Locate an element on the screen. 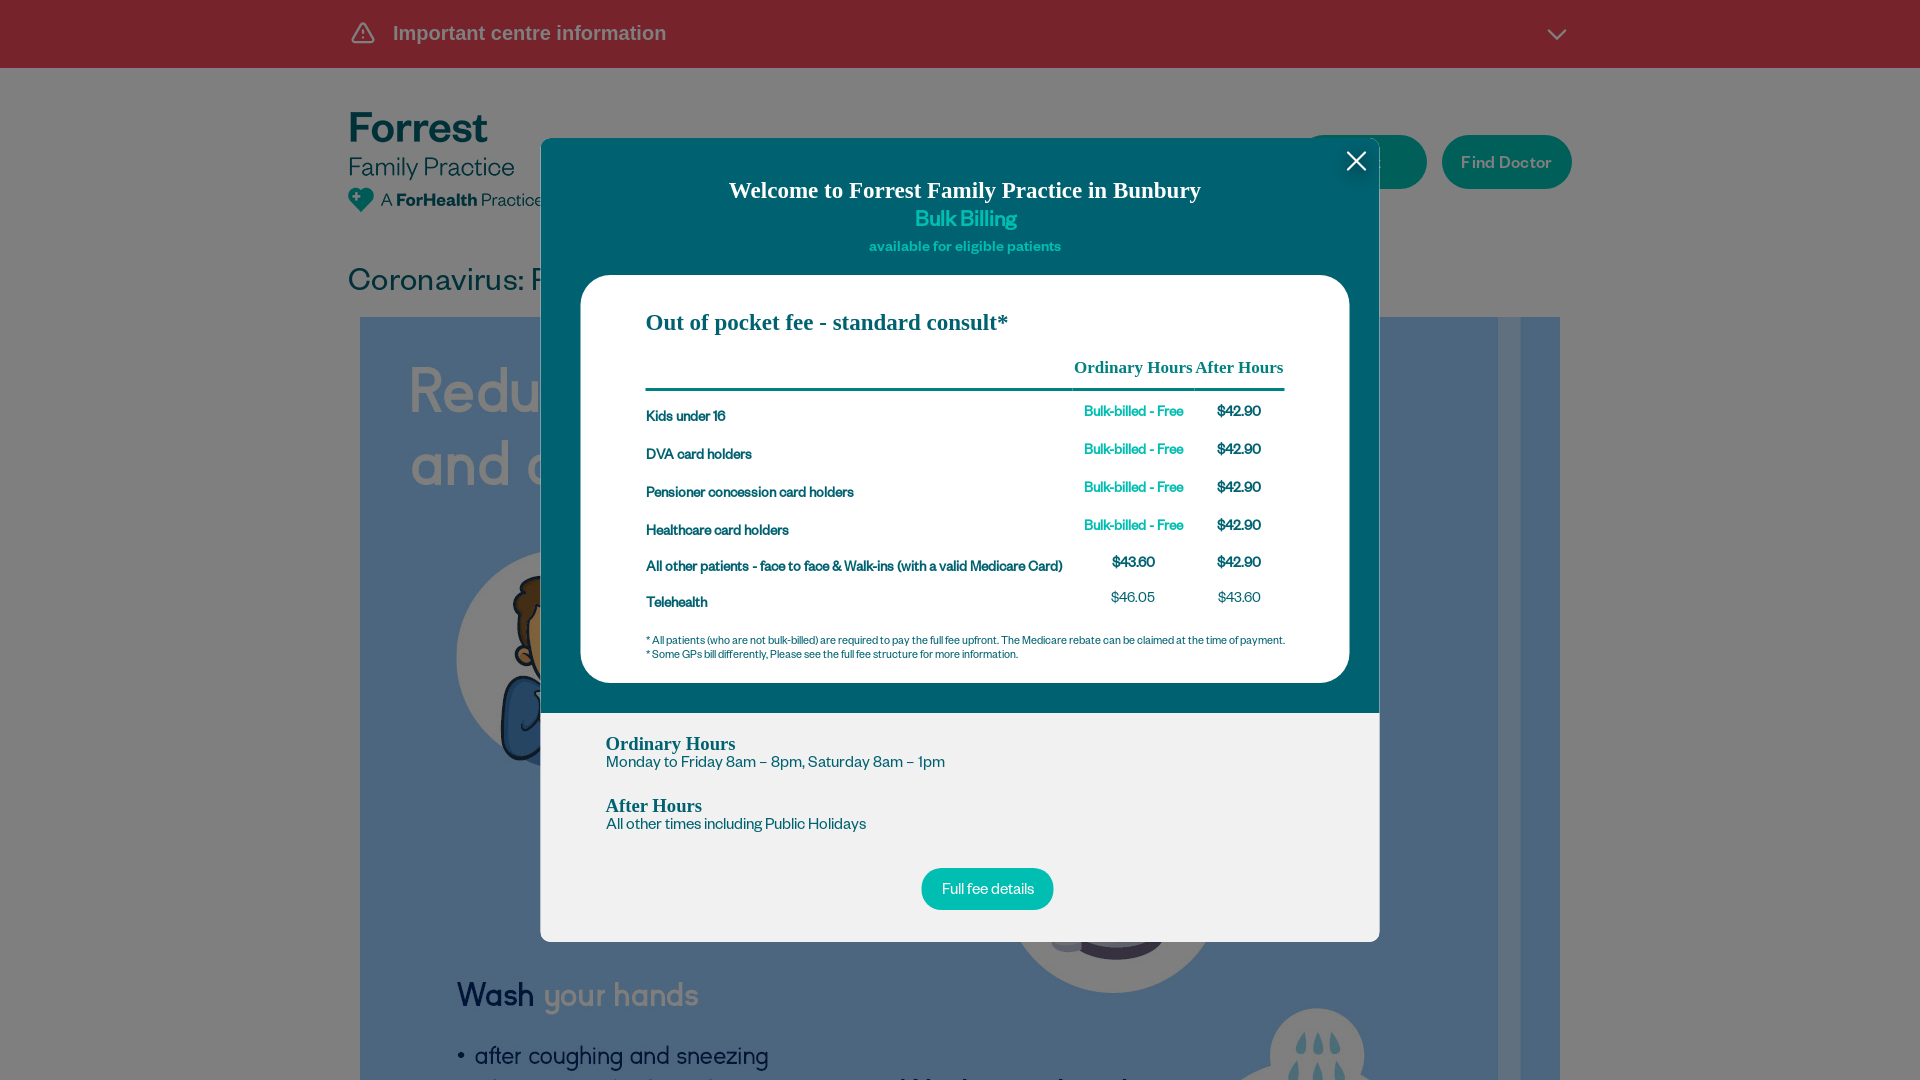 Image resolution: width=1920 pixels, height=1080 pixels. 'Book' is located at coordinates (1361, 161).